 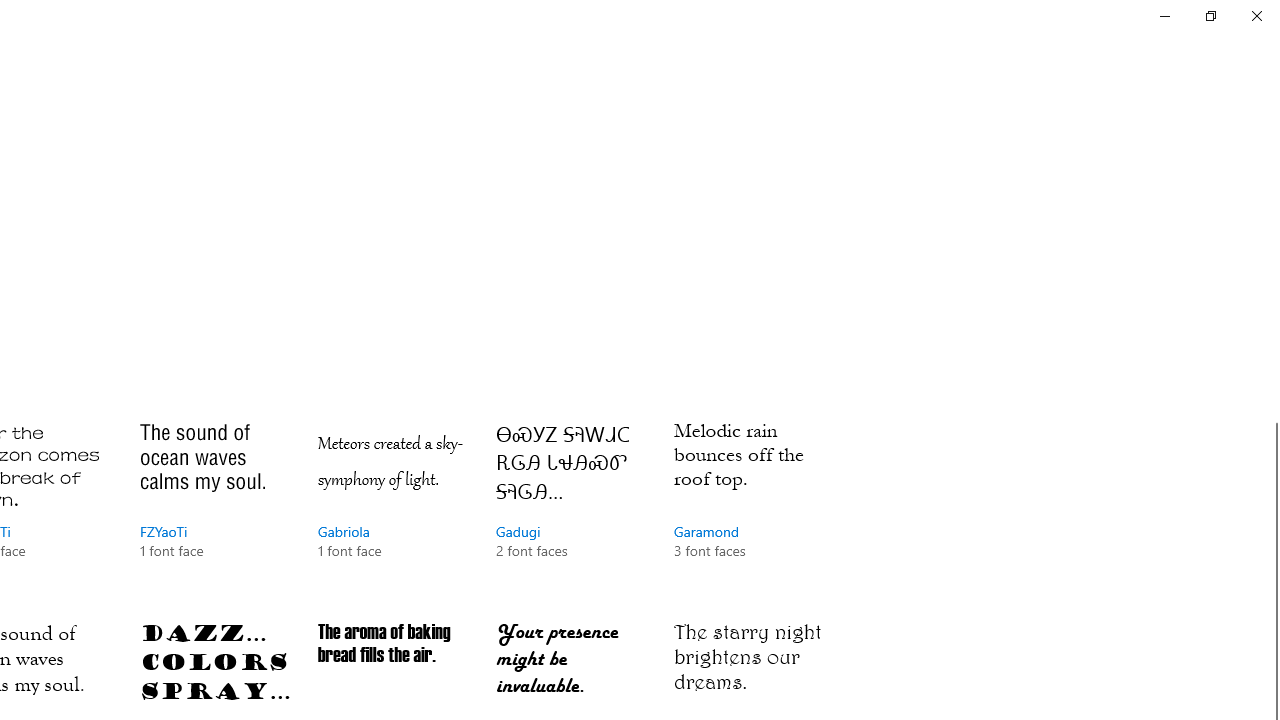 What do you see at coordinates (1271, 104) in the screenshot?
I see `'Vertical Small Decrease'` at bounding box center [1271, 104].